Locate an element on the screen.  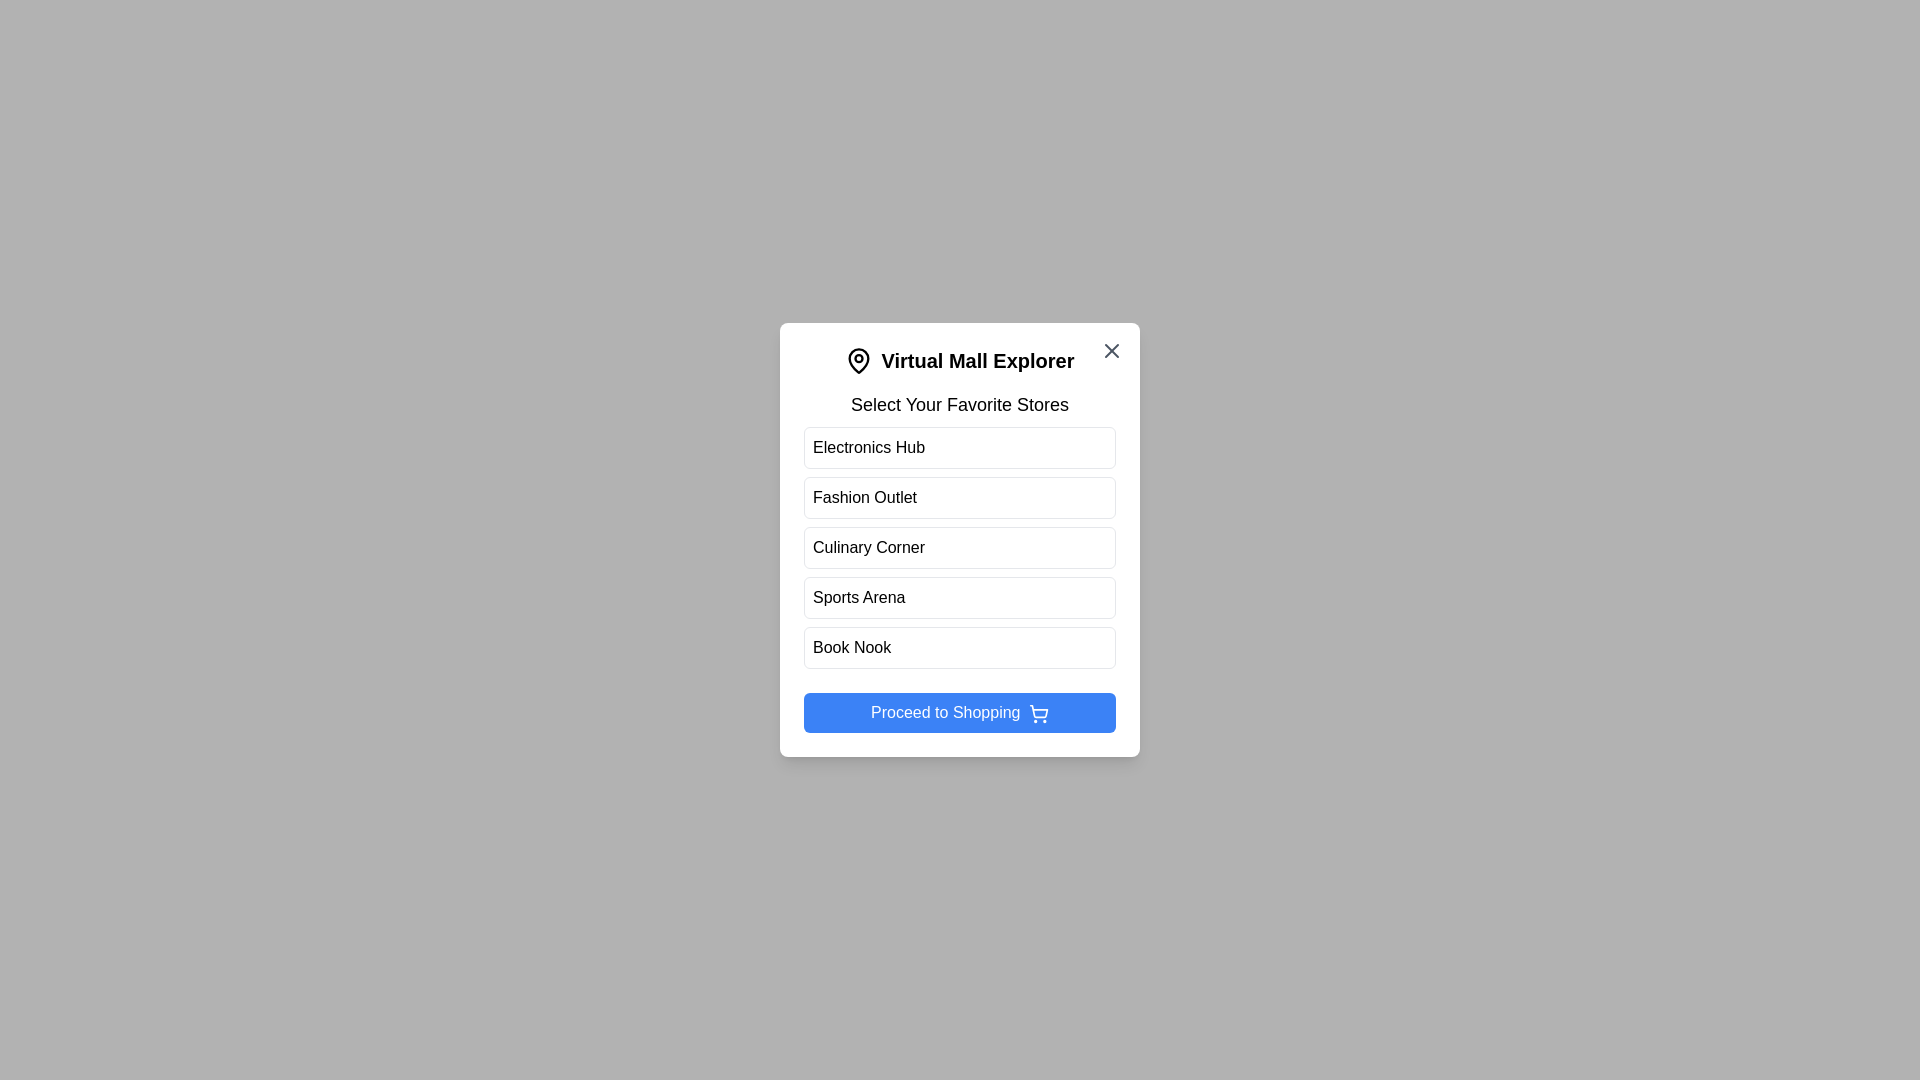
the 'Fashion Outlet' list item, which is the second option under 'Select Your Favorite Stores' is located at coordinates (960, 496).